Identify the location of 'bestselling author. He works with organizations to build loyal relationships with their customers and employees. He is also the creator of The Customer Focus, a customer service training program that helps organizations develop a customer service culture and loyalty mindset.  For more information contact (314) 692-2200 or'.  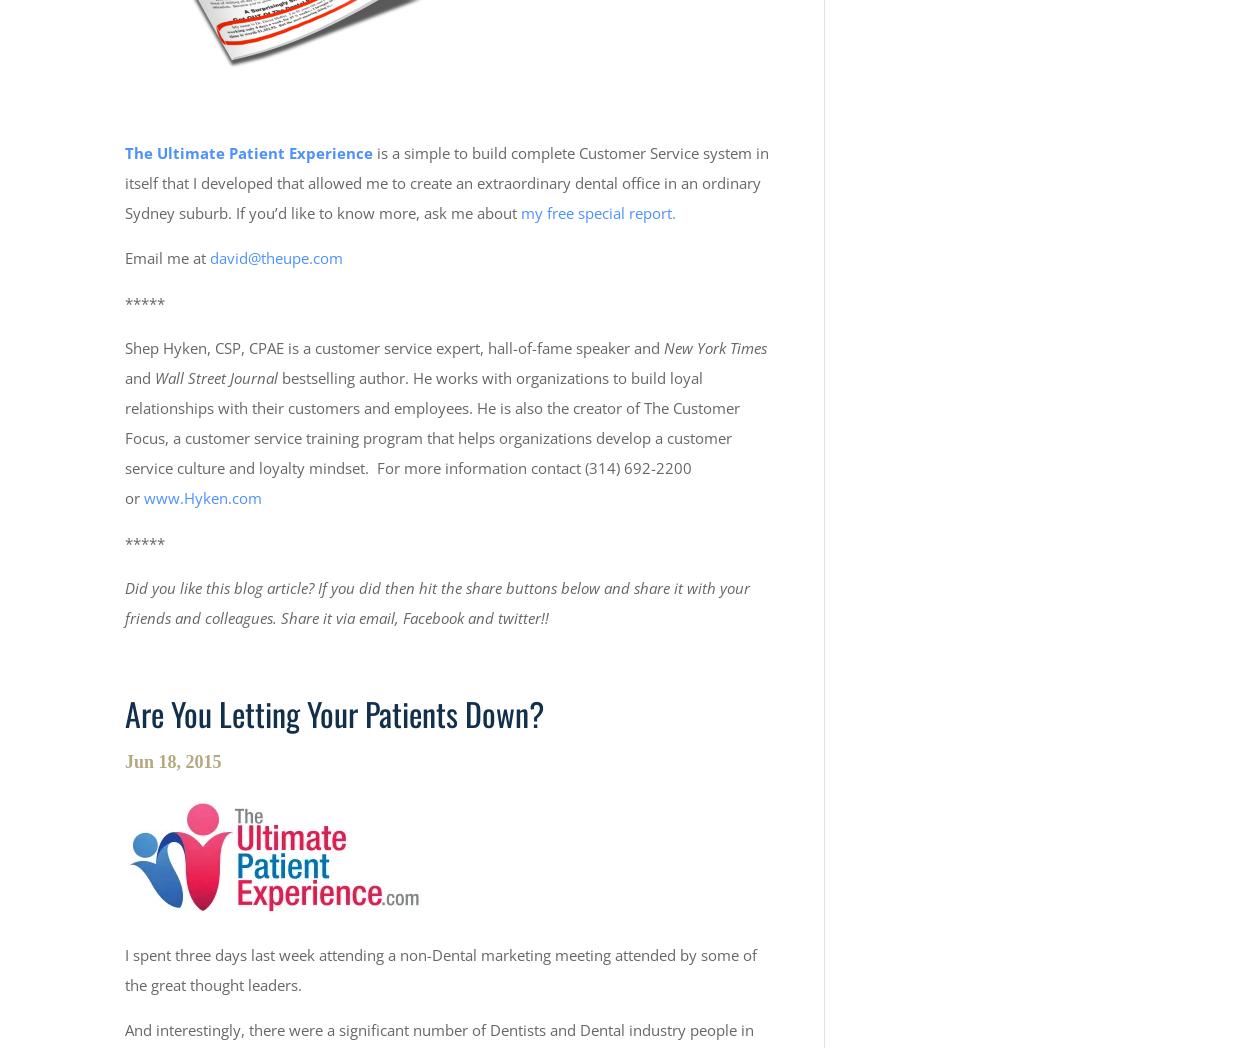
(432, 436).